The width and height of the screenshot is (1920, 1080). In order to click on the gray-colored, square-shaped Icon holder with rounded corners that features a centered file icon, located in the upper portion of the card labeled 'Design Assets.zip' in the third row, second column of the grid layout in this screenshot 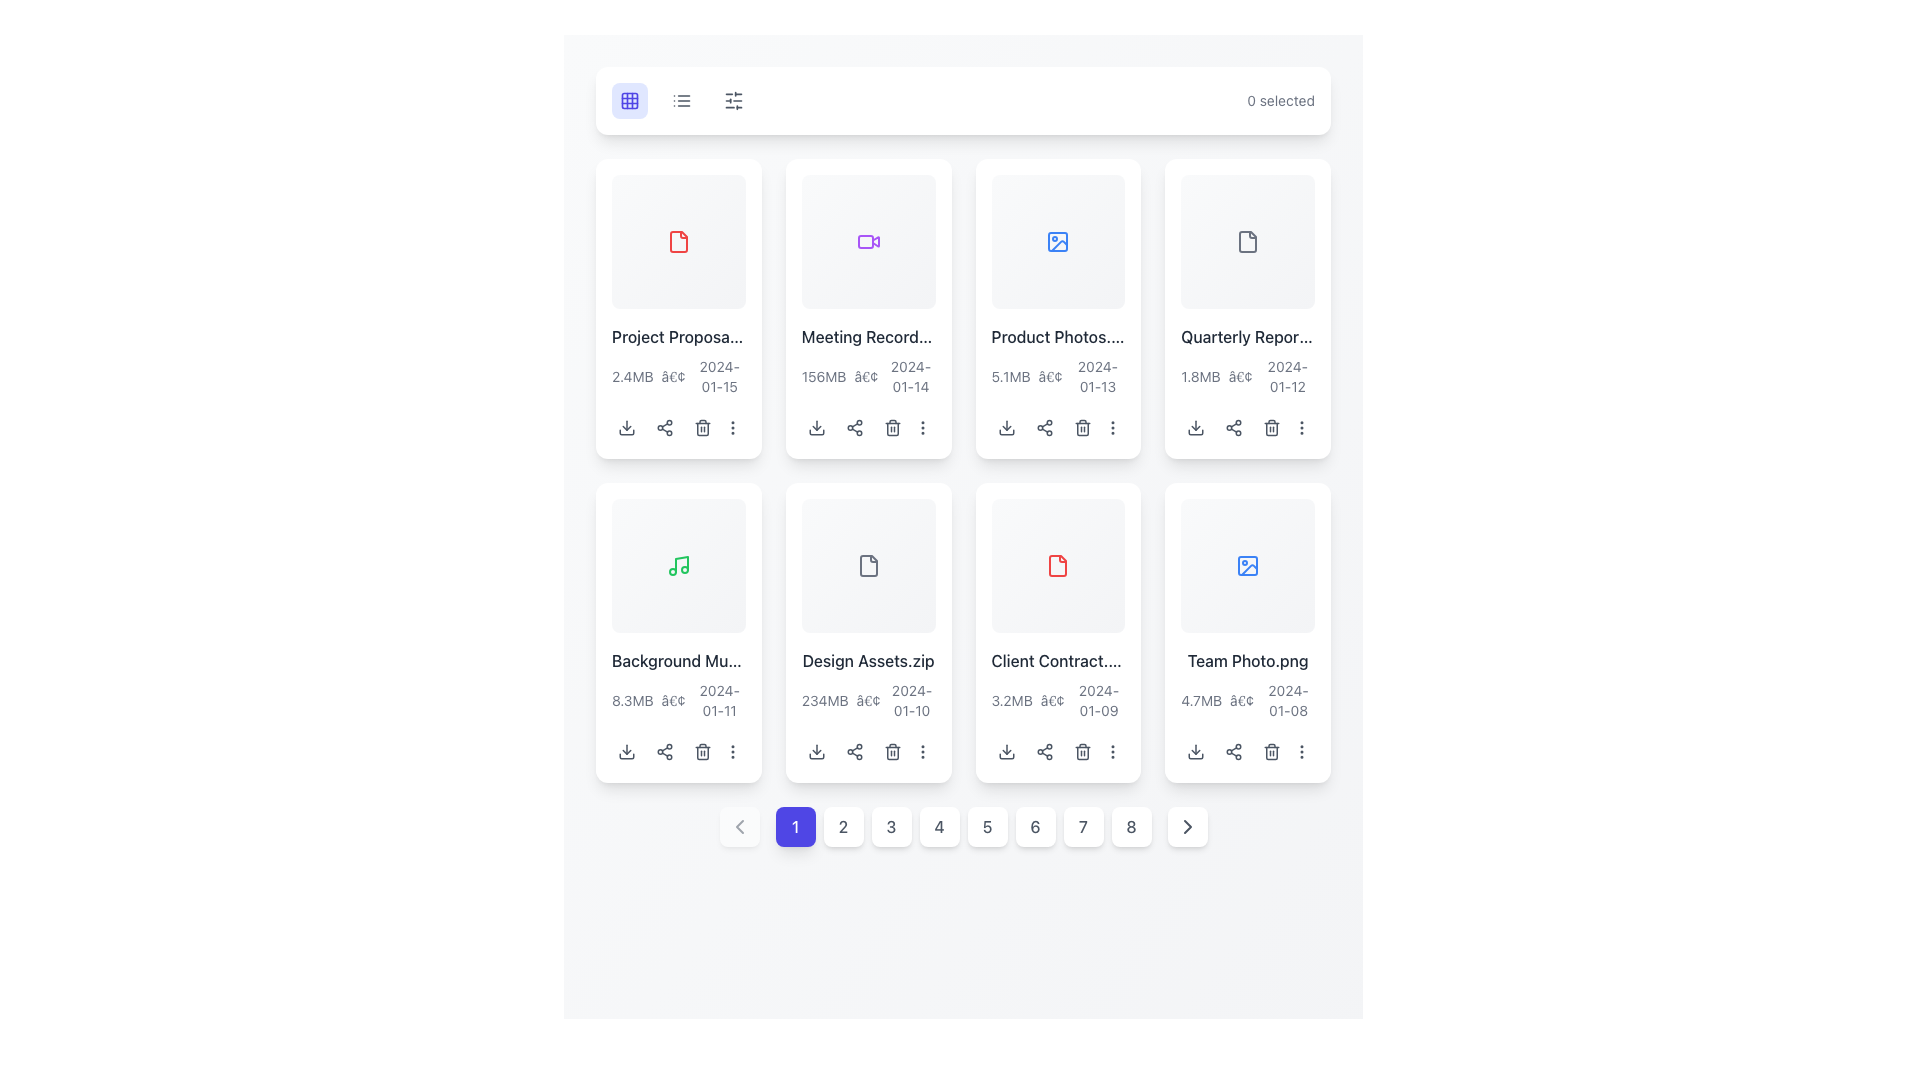, I will do `click(868, 565)`.